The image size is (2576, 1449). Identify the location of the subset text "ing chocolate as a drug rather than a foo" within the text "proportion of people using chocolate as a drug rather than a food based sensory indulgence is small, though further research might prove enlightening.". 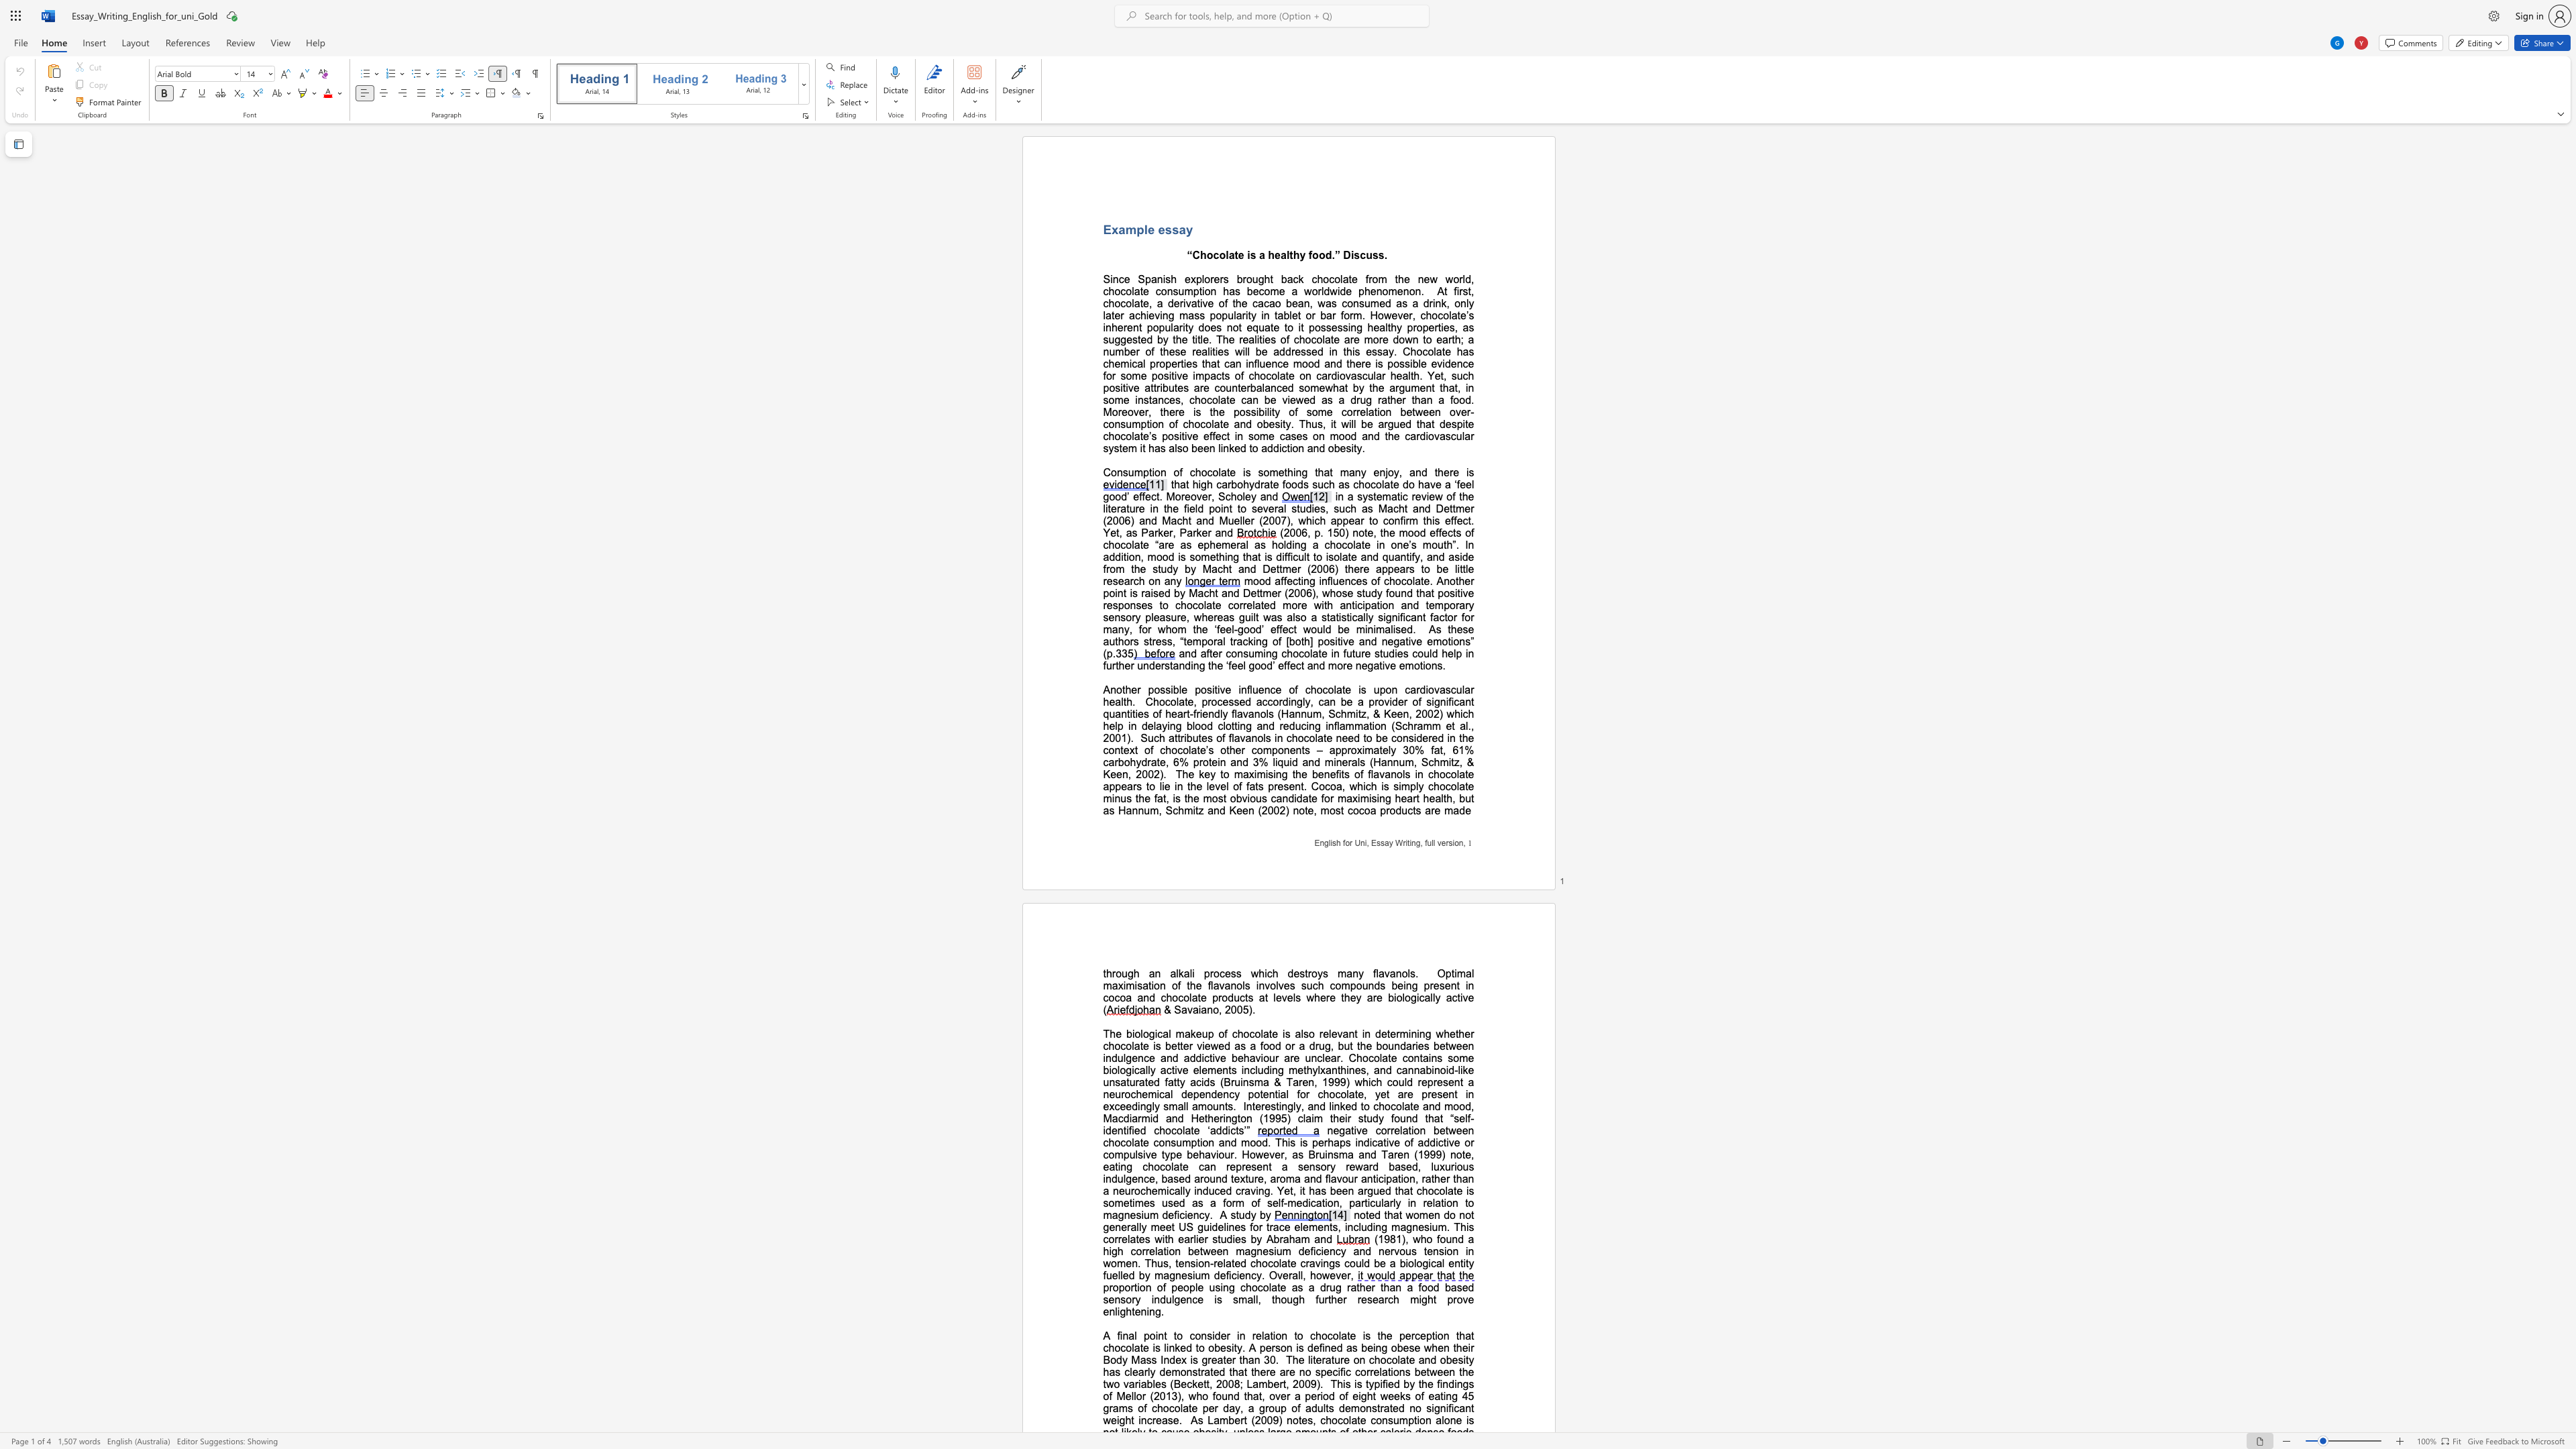
(1220, 1287).